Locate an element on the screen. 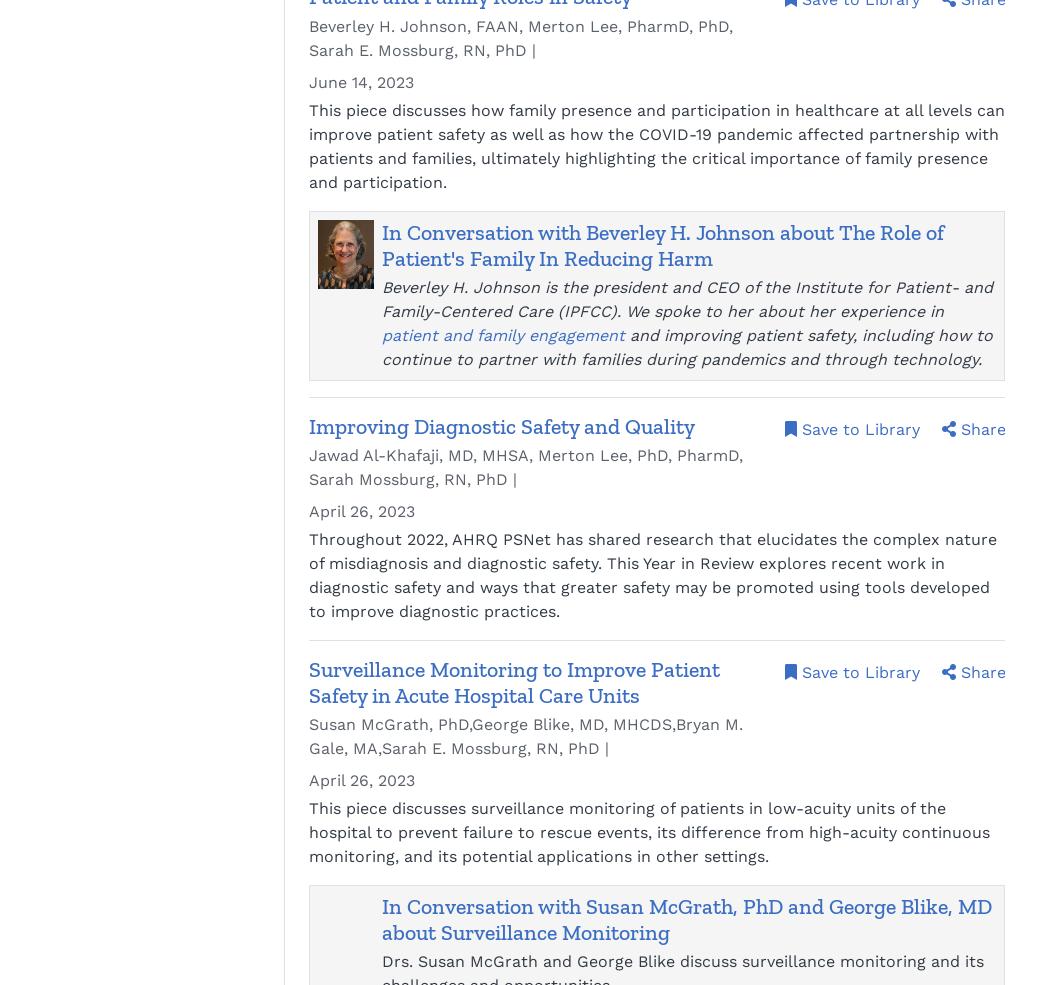 The image size is (1055, 985). 'Surveillance Monitoring to Improve Patient Safety in Acute Hospital Care Units' is located at coordinates (514, 681).